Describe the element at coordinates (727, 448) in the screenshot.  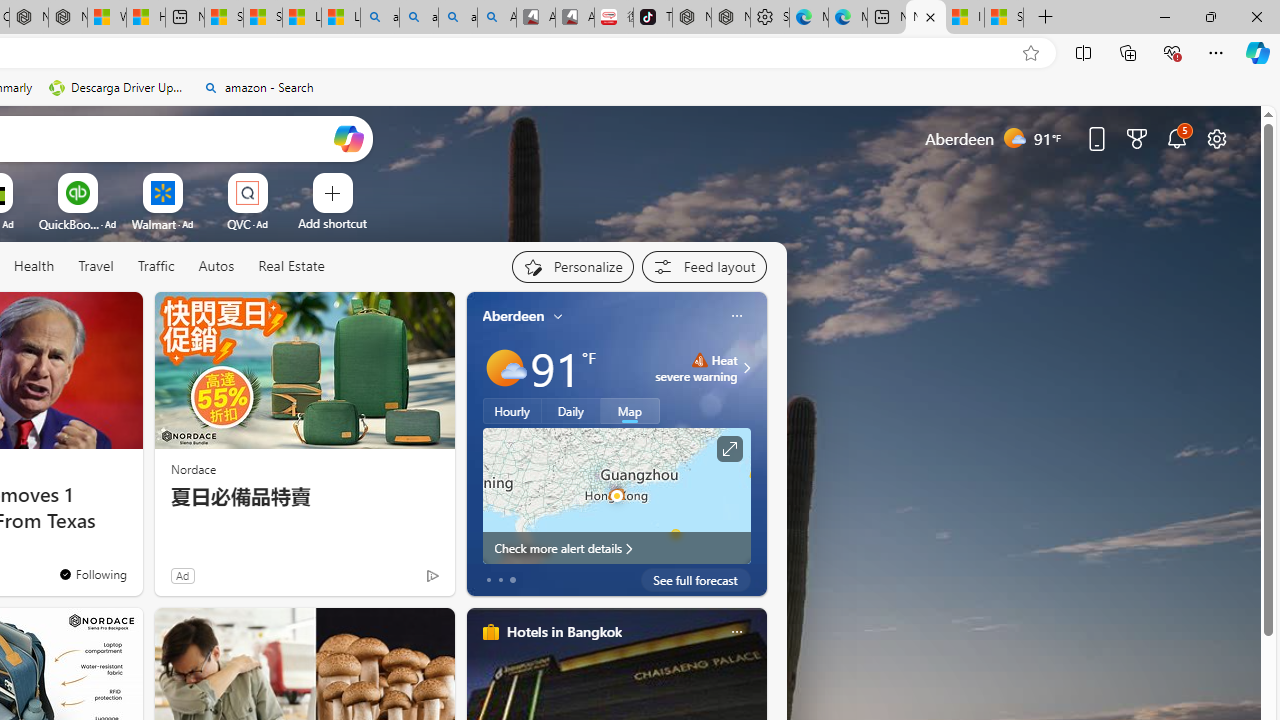
I see `'Click to see more information'` at that location.